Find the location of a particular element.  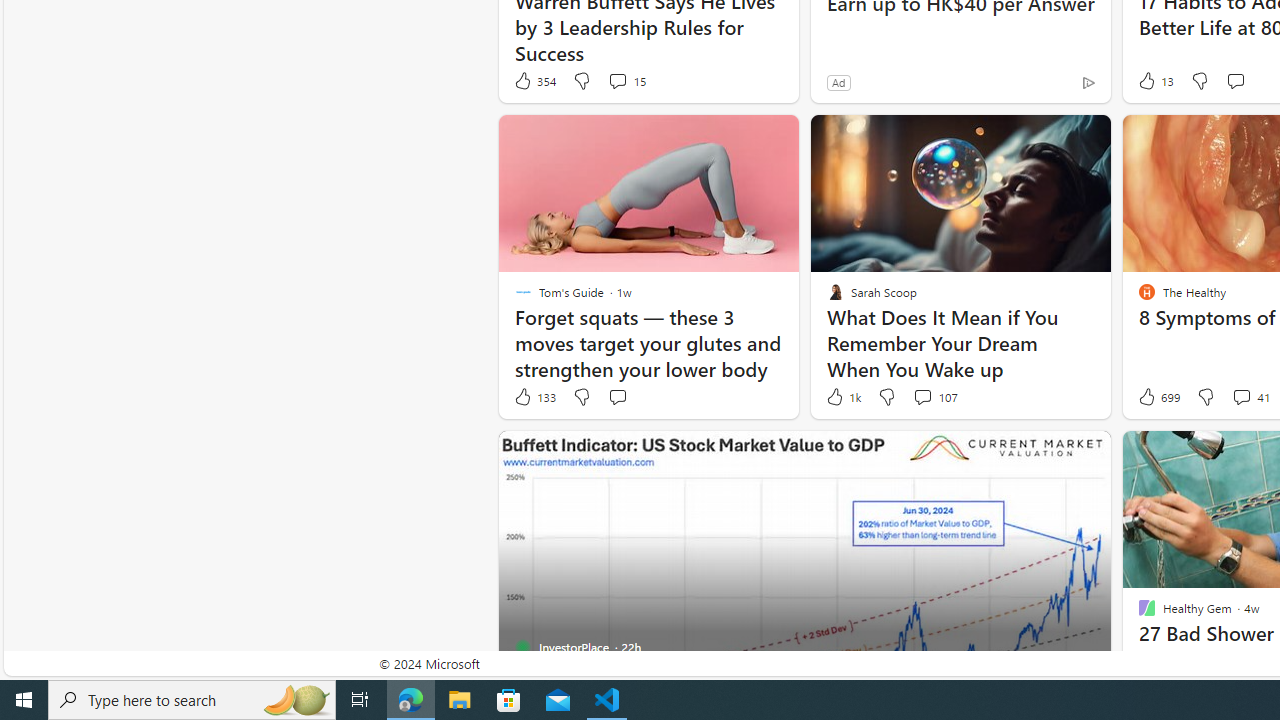

'View comments 107 Comment' is located at coordinates (934, 397).